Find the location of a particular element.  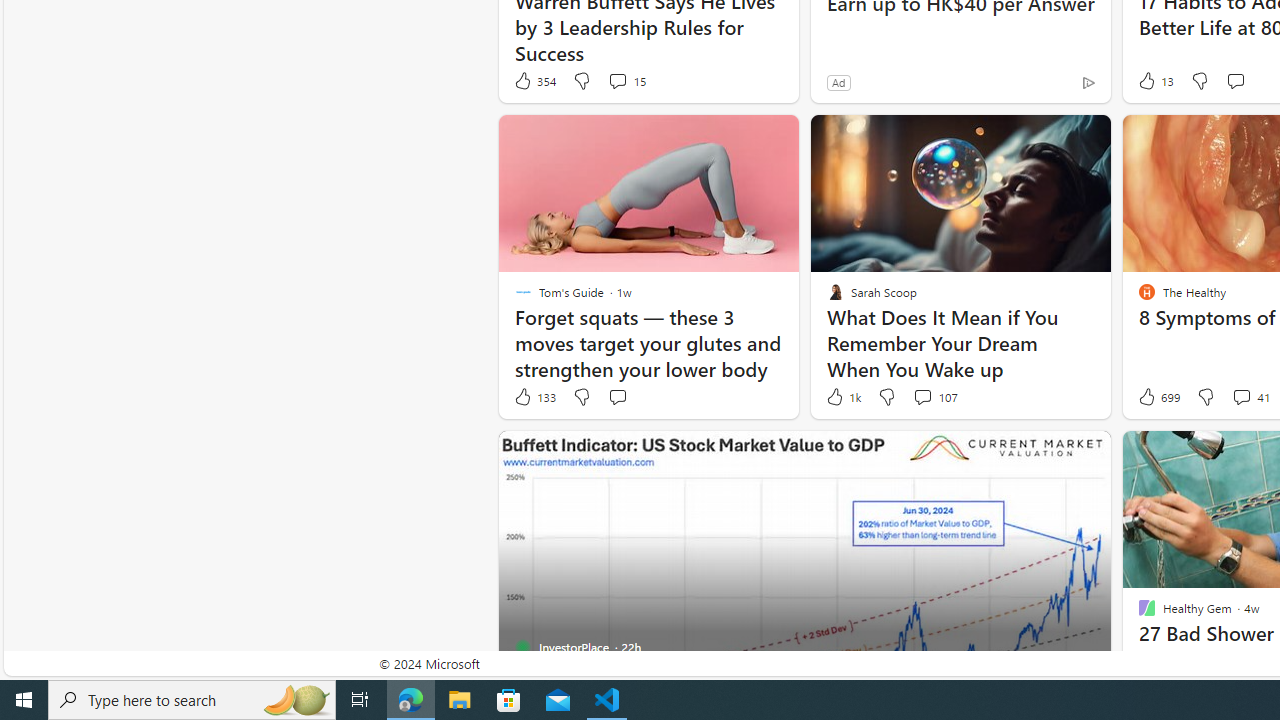

'View comments 107 Comment' is located at coordinates (934, 397).